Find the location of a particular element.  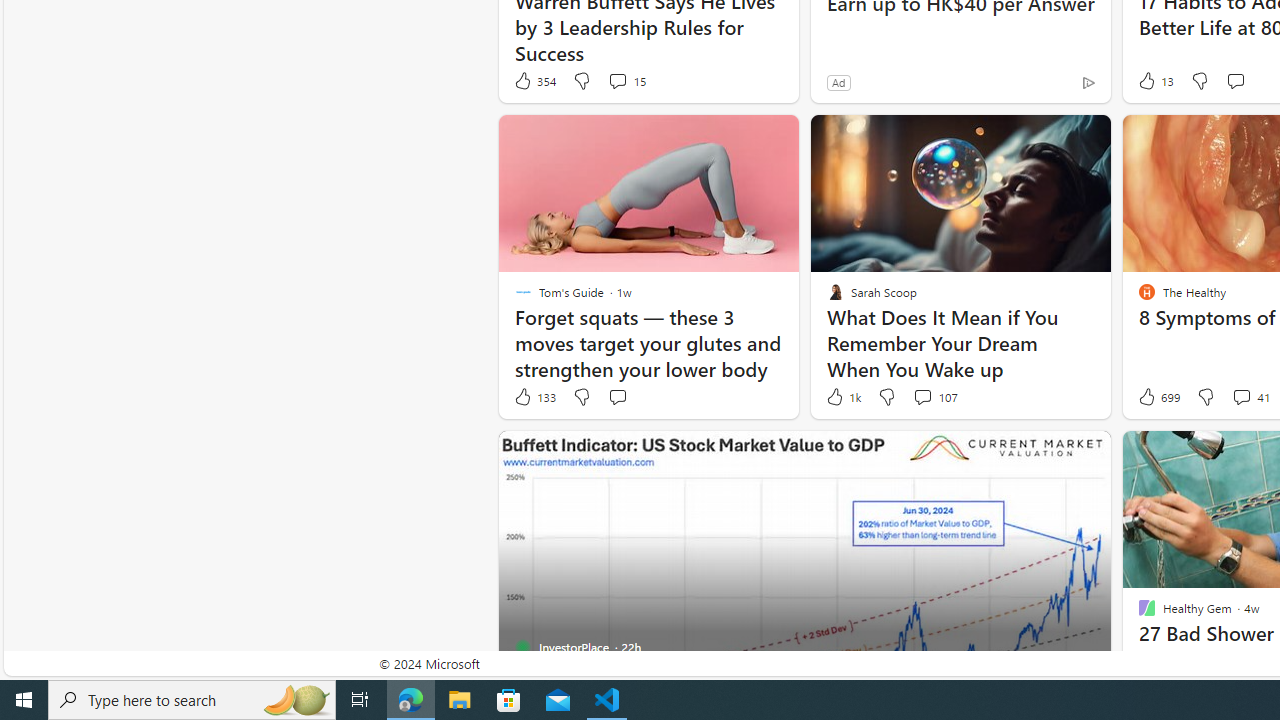

'View comments 107 Comment' is located at coordinates (934, 397).